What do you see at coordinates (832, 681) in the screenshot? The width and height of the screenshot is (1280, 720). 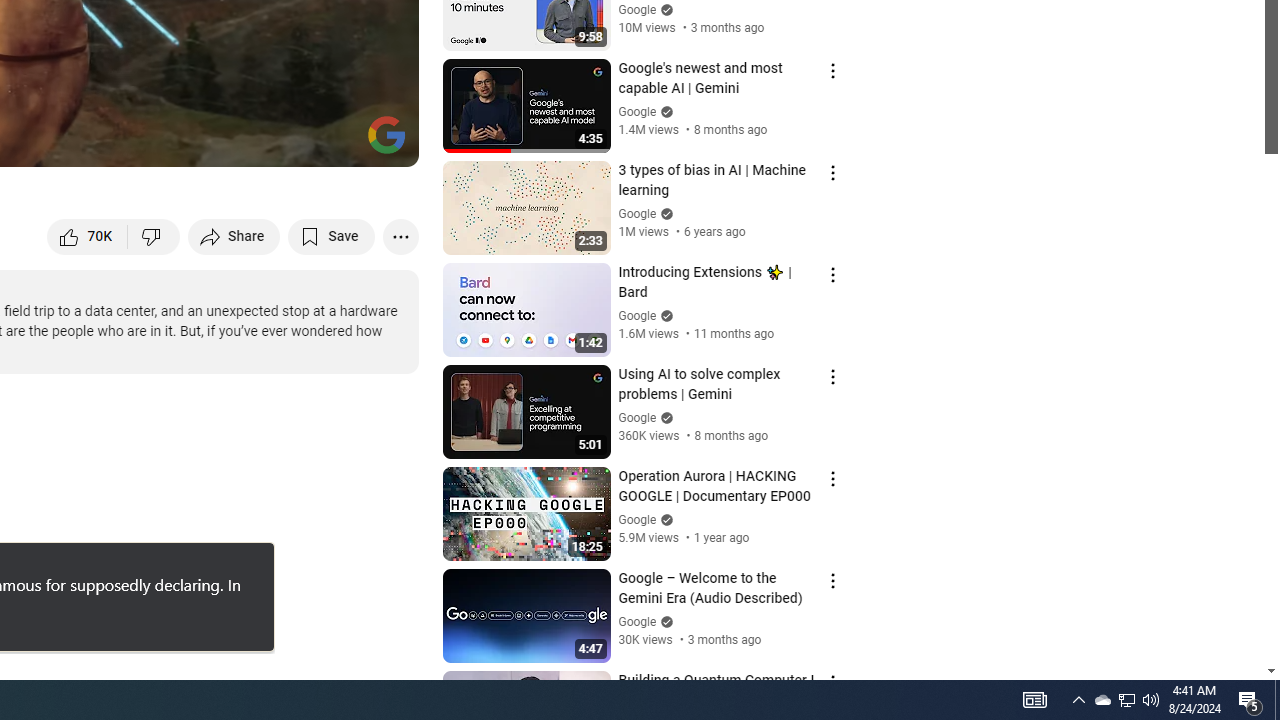 I see `'Action menu'` at bounding box center [832, 681].